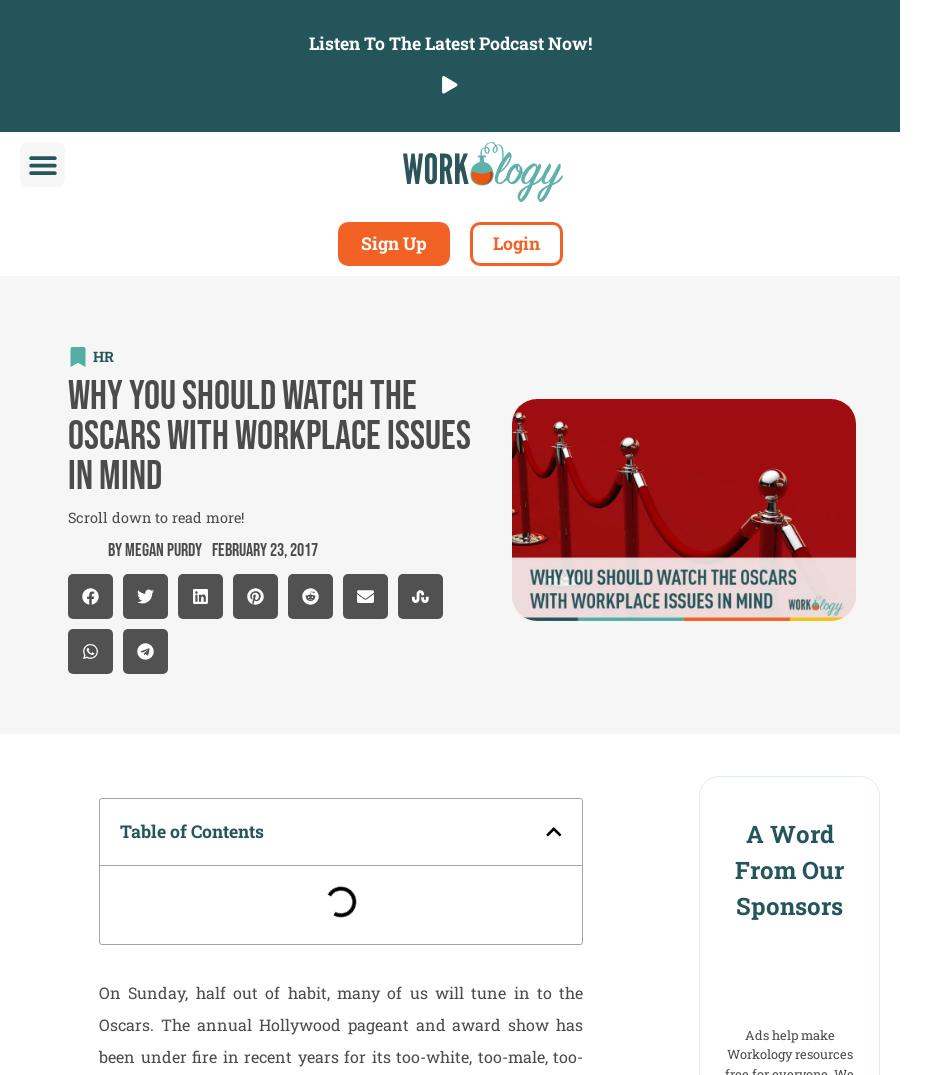 The height and width of the screenshot is (1075, 947). Describe the element at coordinates (191, 829) in the screenshot. I see `'Table of Contents'` at that location.